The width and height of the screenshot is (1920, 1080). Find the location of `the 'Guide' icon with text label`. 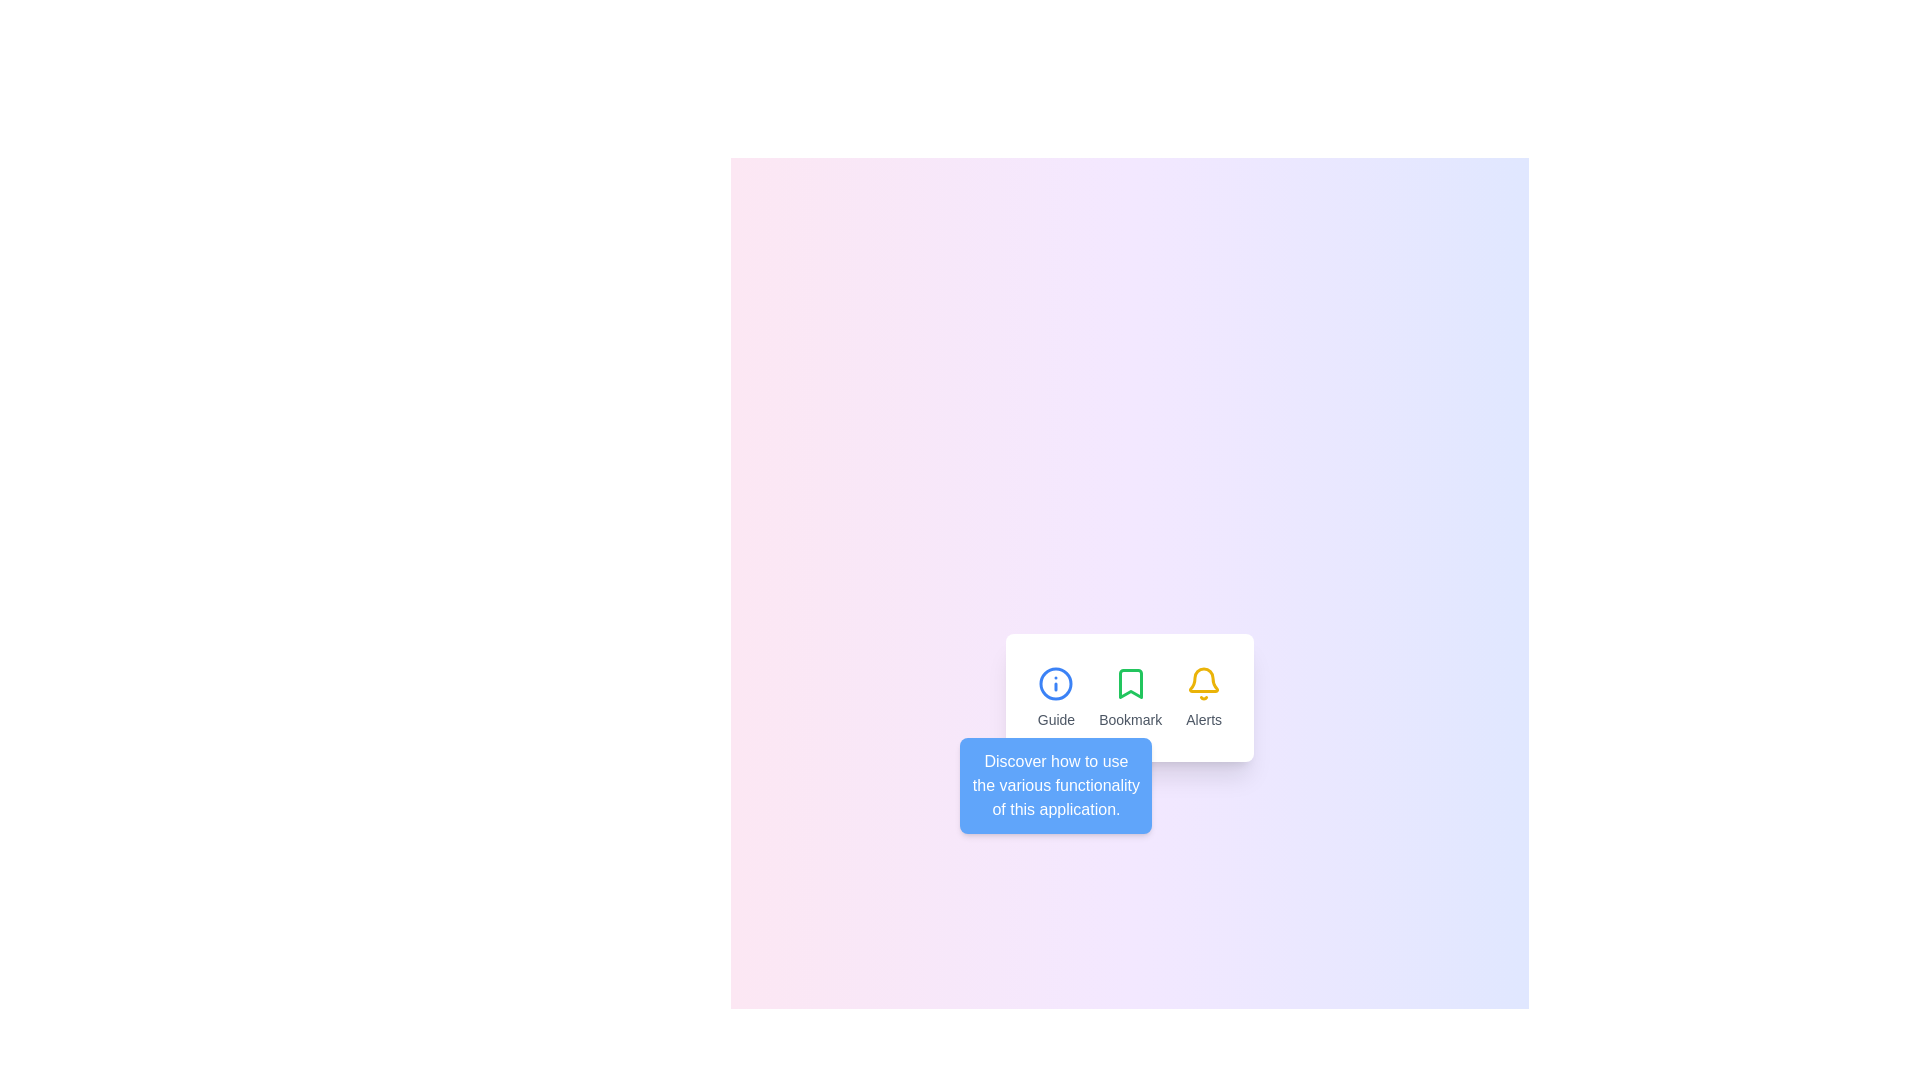

the 'Guide' icon with text label is located at coordinates (1055, 697).